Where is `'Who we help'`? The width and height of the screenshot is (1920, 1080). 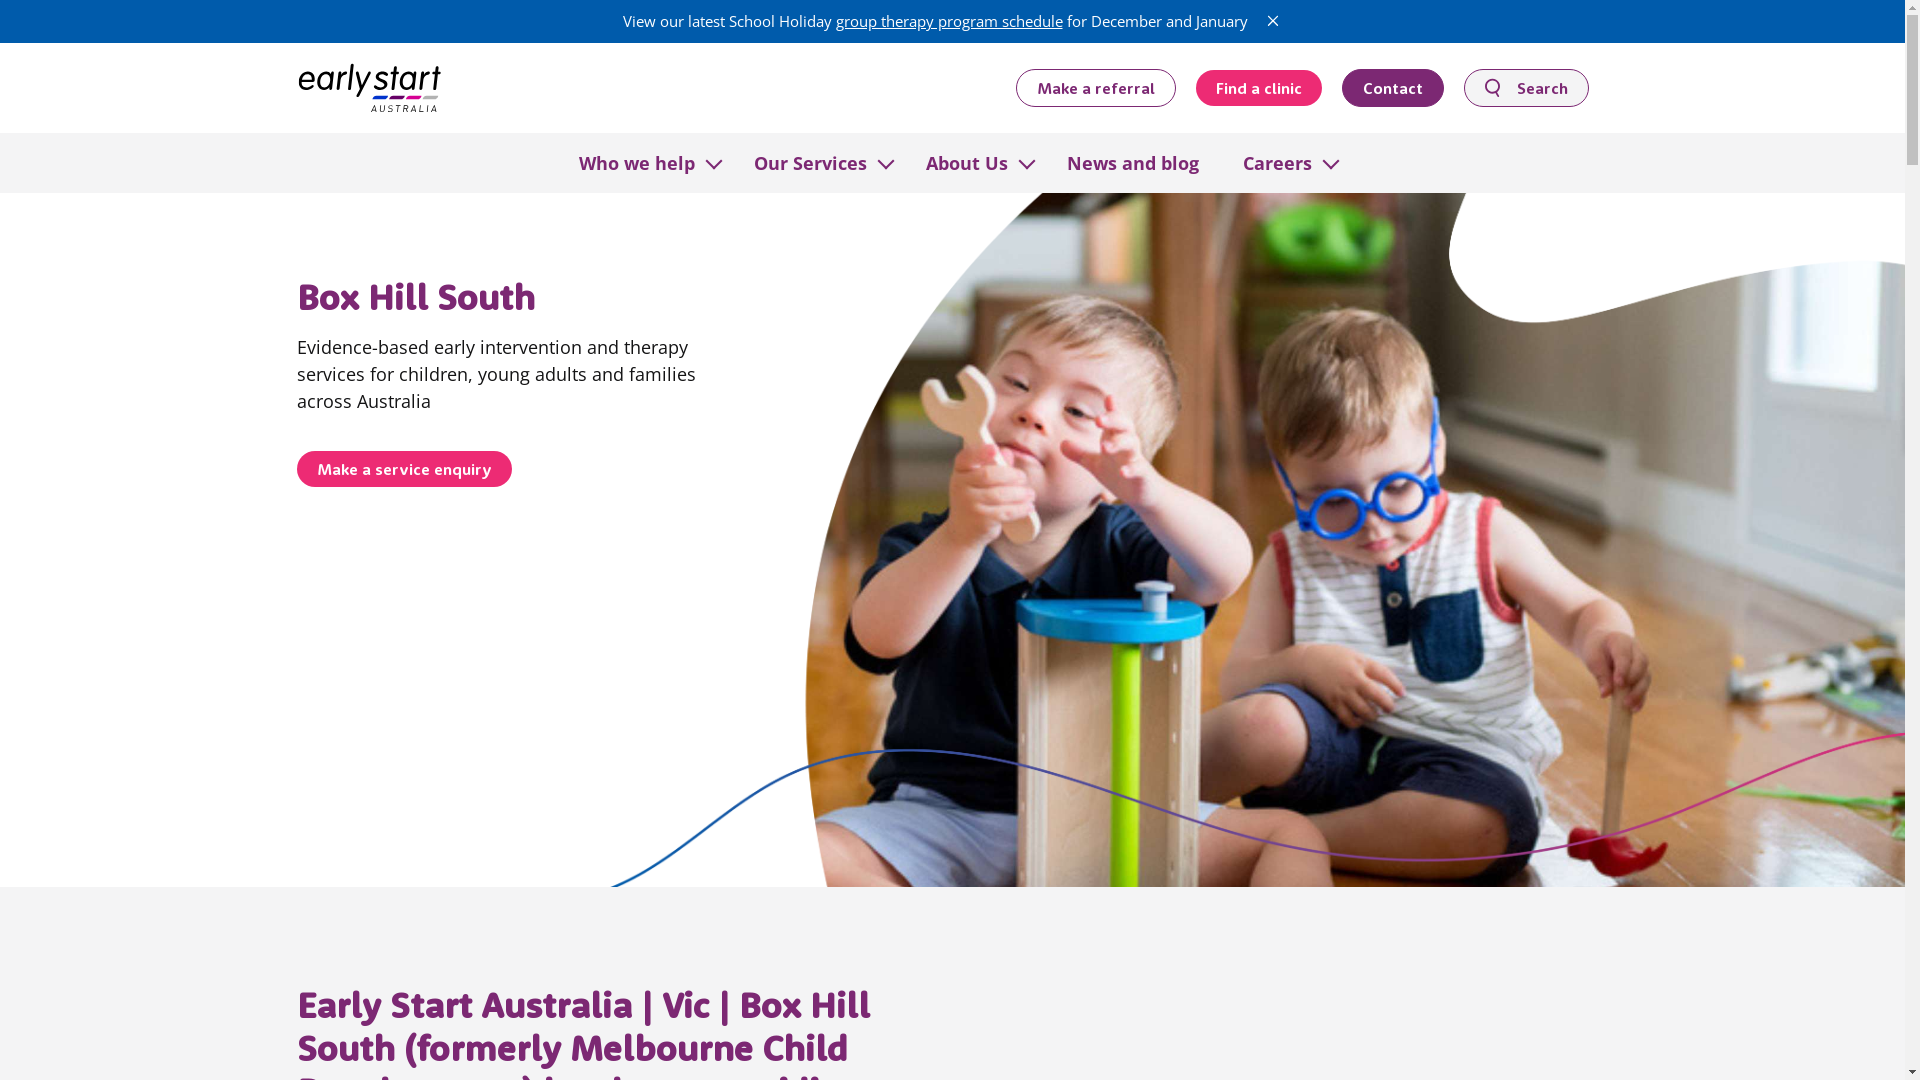
'Who we help' is located at coordinates (634, 161).